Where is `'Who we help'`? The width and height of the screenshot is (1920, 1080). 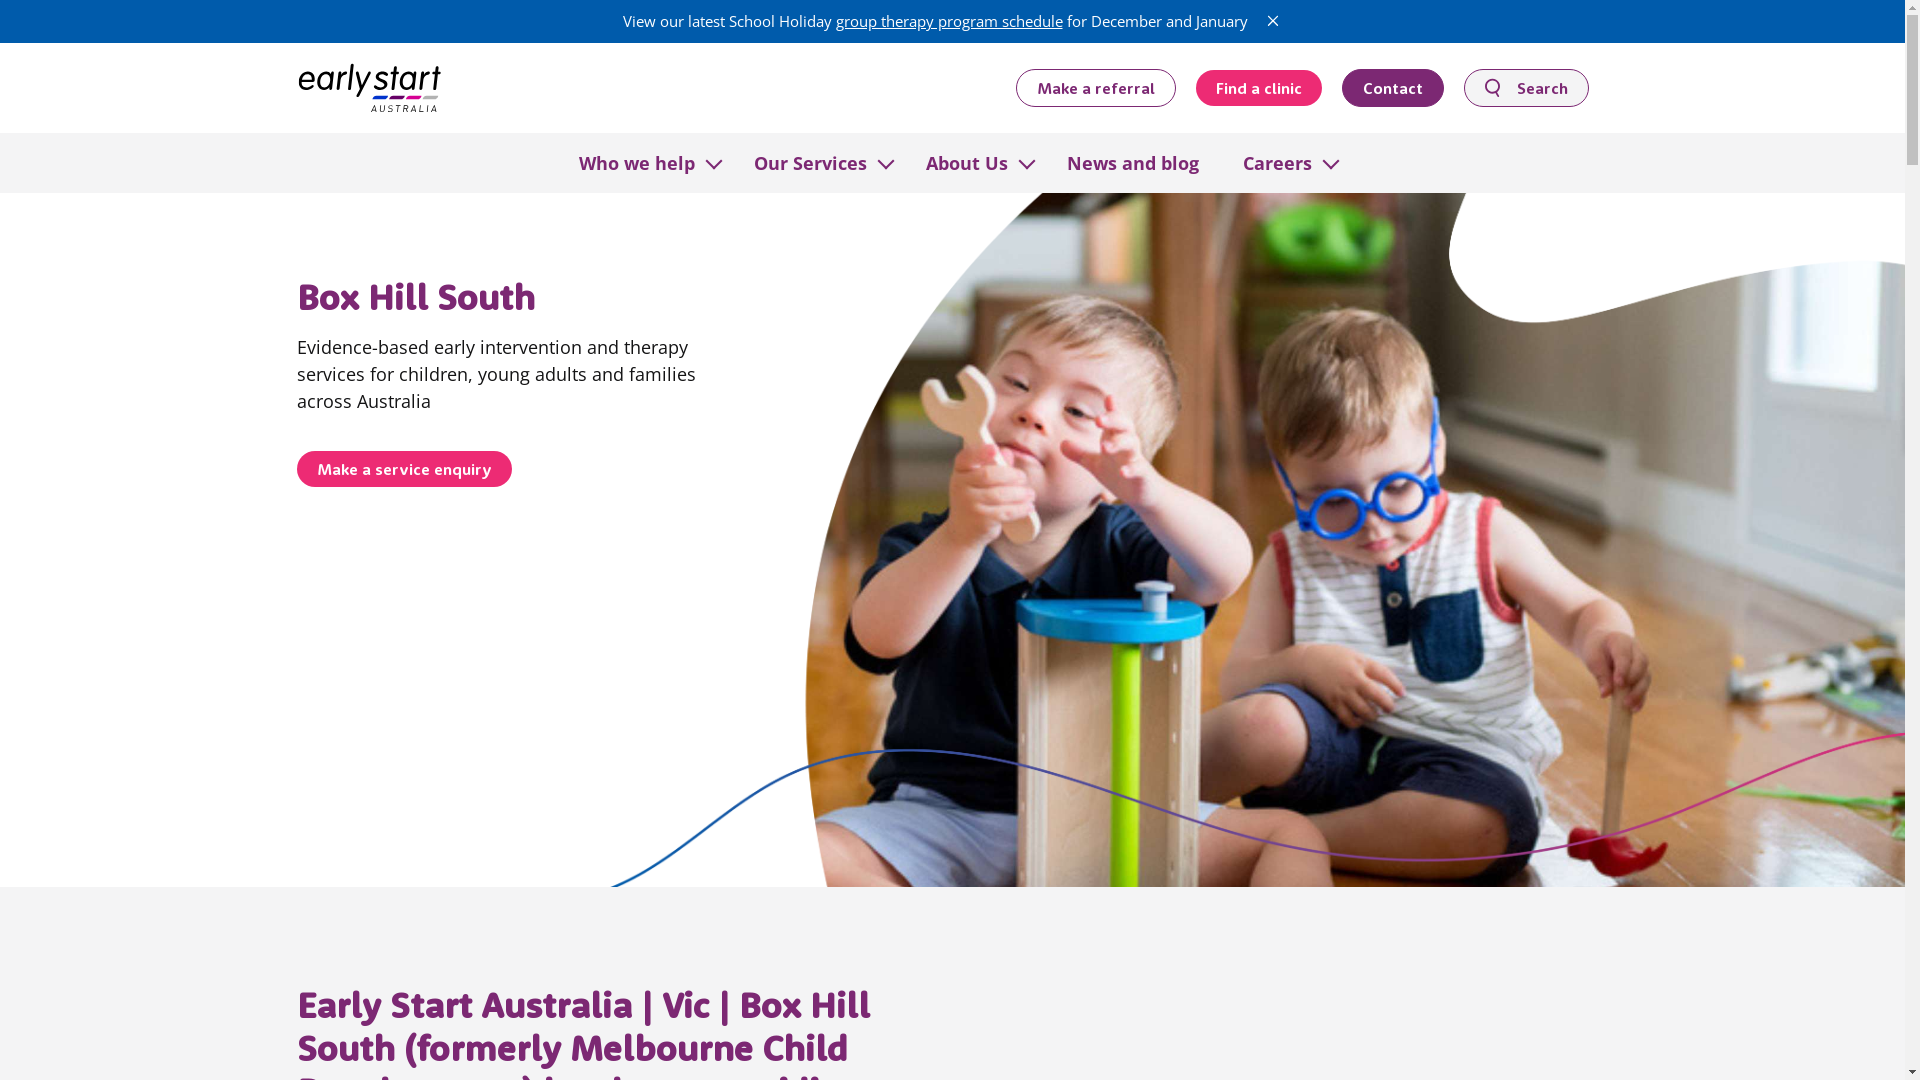
'Who we help' is located at coordinates (634, 161).